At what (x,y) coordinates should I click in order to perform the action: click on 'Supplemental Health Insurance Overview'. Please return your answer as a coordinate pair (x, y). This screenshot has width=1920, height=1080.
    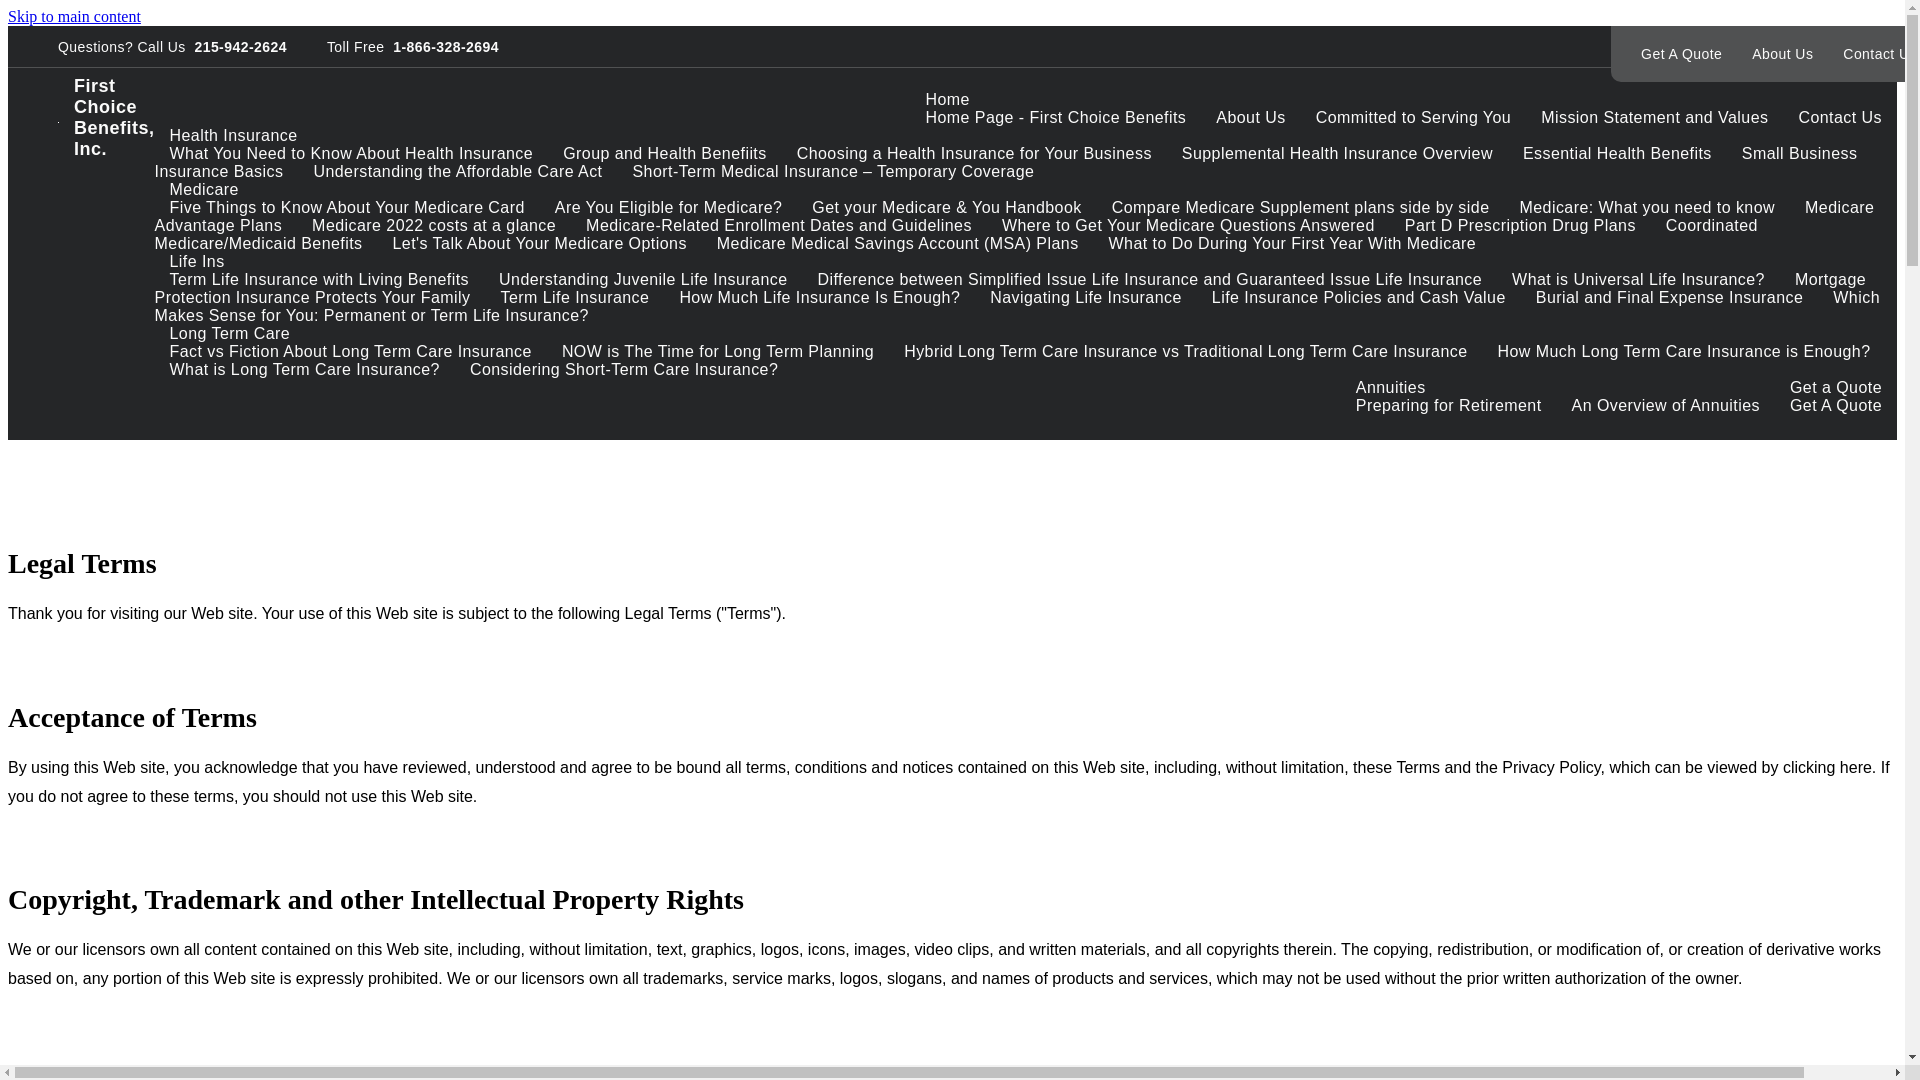
    Looking at the image, I should click on (1337, 152).